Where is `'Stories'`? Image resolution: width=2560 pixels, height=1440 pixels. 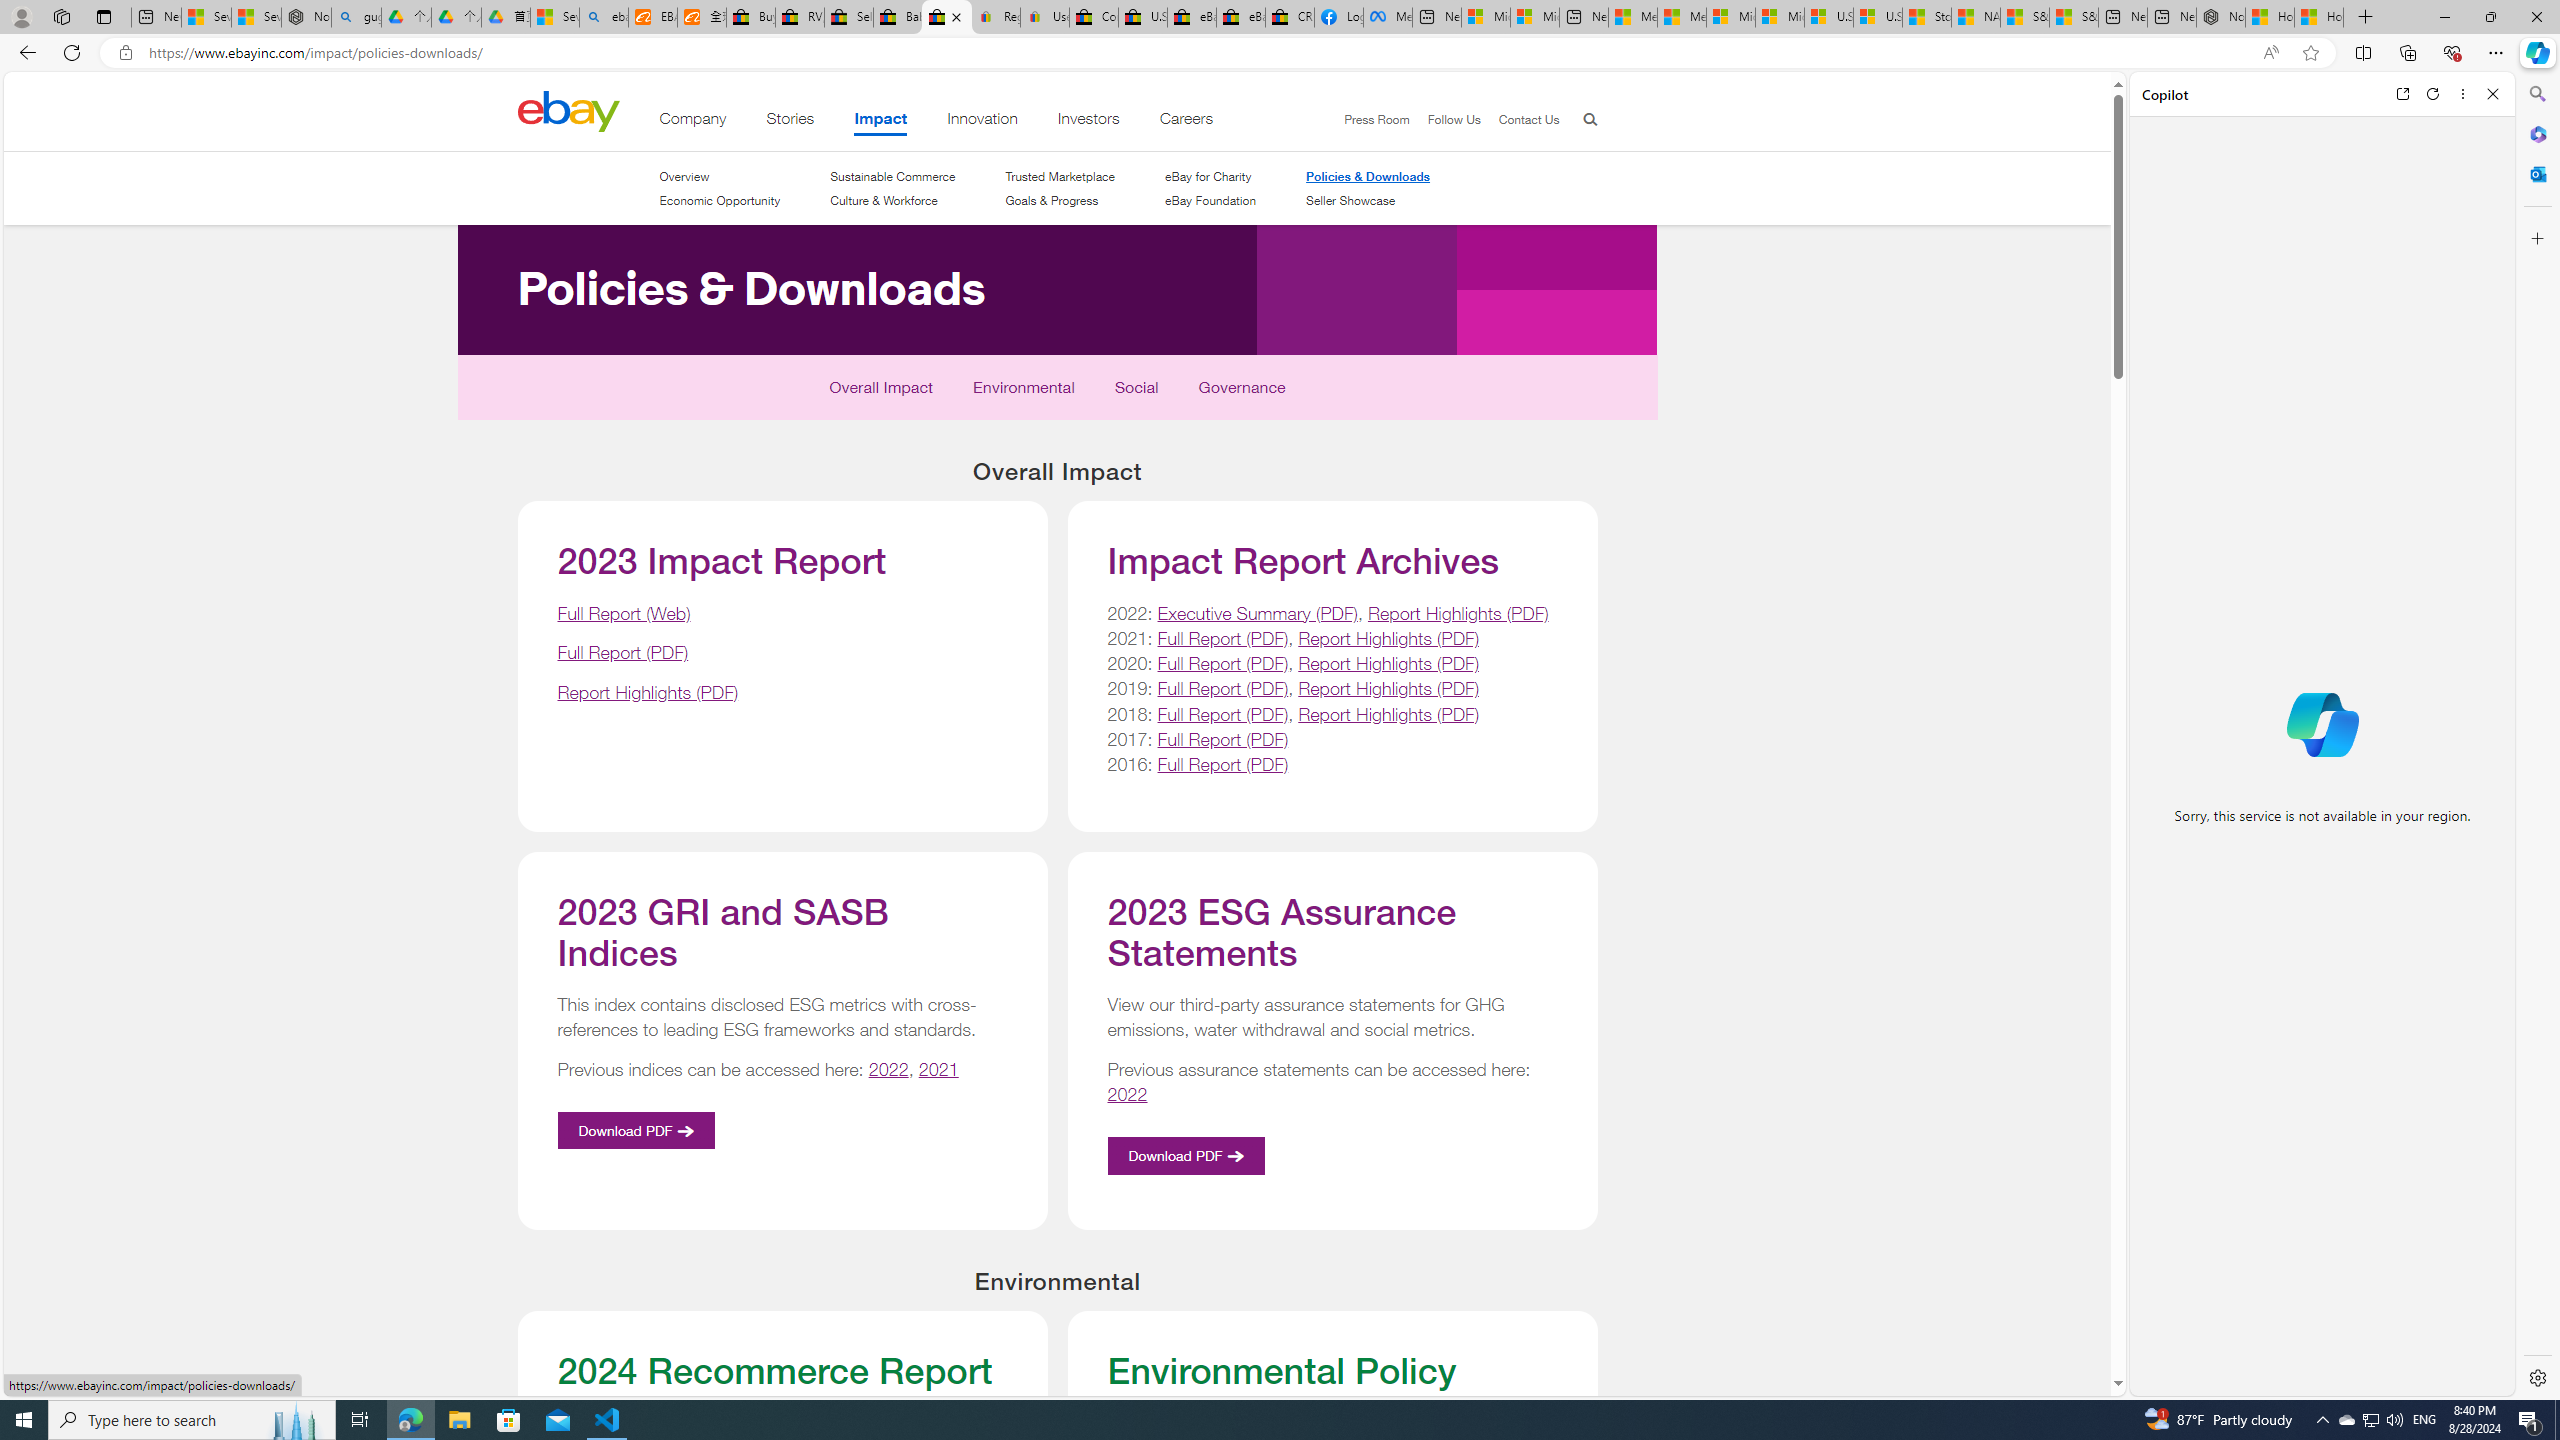 'Stories' is located at coordinates (788, 122).